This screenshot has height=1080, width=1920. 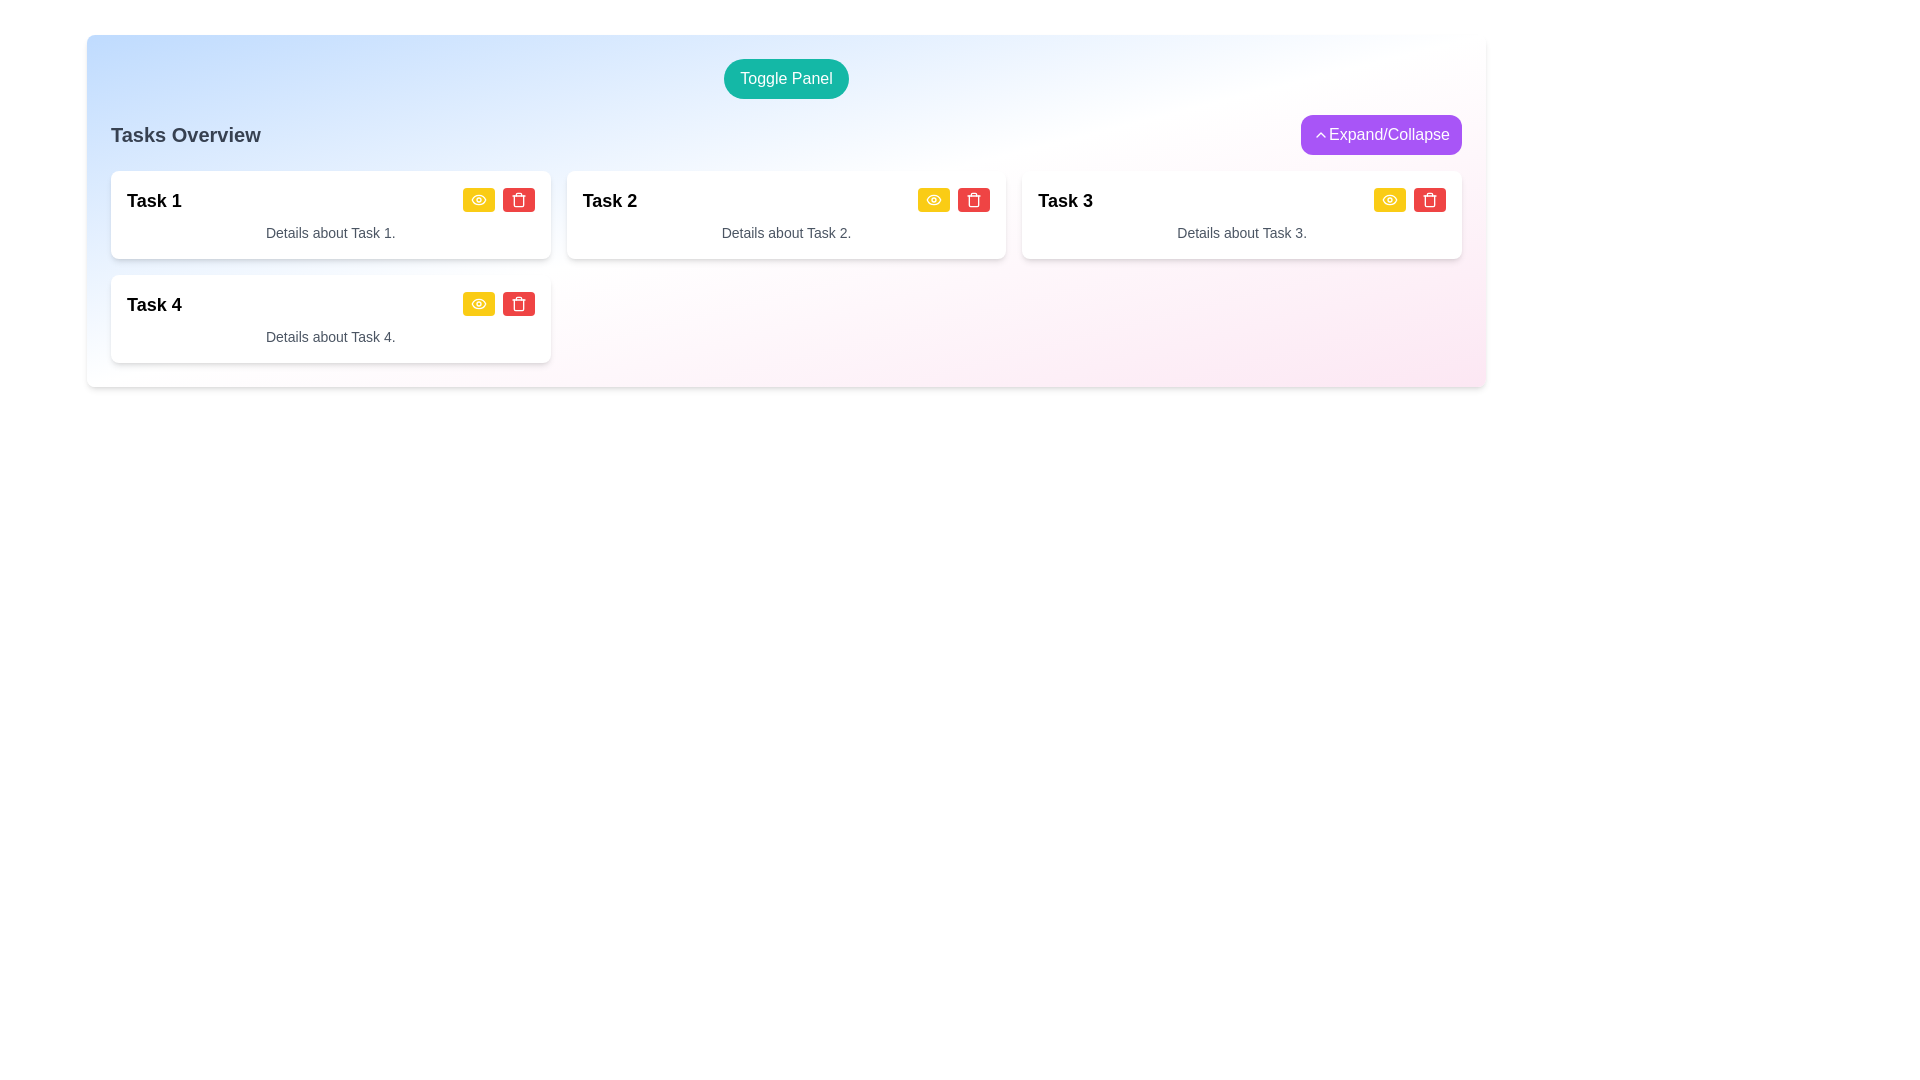 I want to click on the small triangular up arrow icon, which is styled with a thin stroke and is located within the button labeled 'Expand/Collapse' at the top-right of the interface, so click(x=1320, y=135).